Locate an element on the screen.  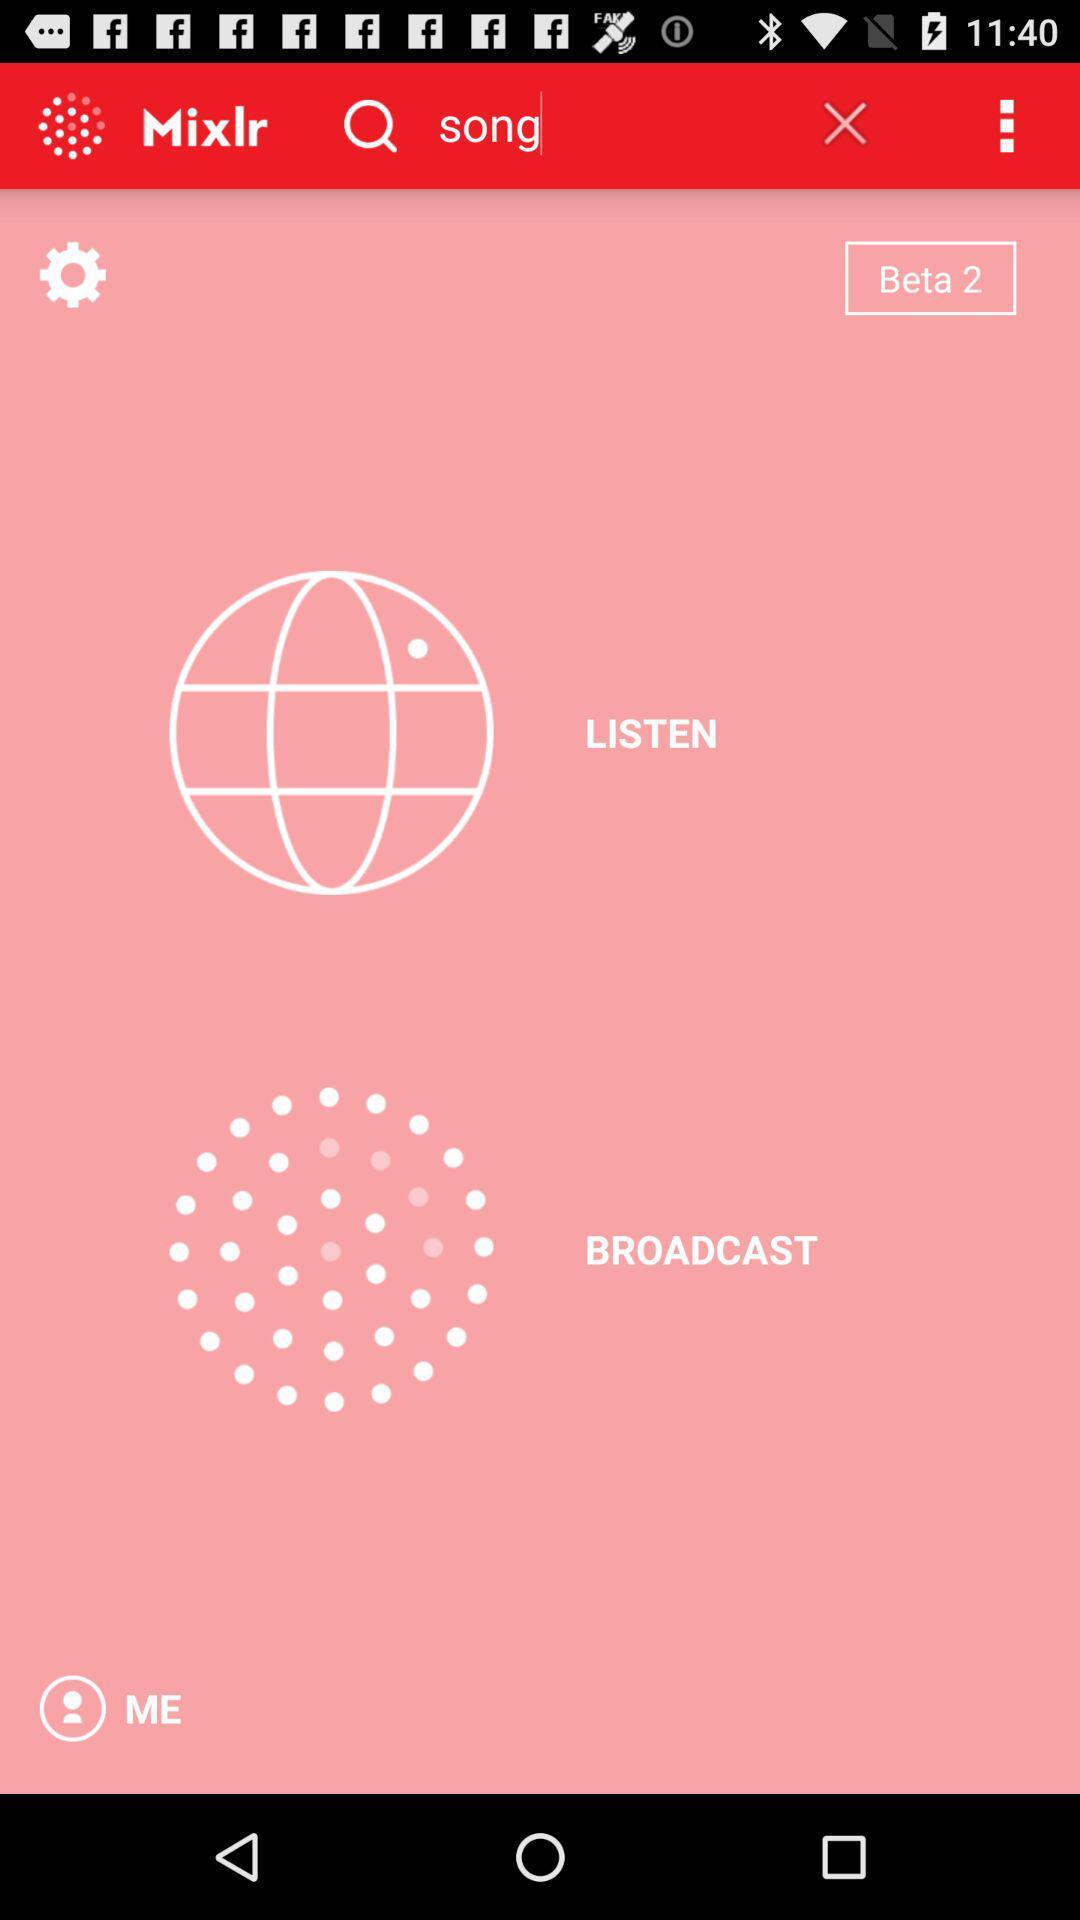
open settings is located at coordinates (71, 273).